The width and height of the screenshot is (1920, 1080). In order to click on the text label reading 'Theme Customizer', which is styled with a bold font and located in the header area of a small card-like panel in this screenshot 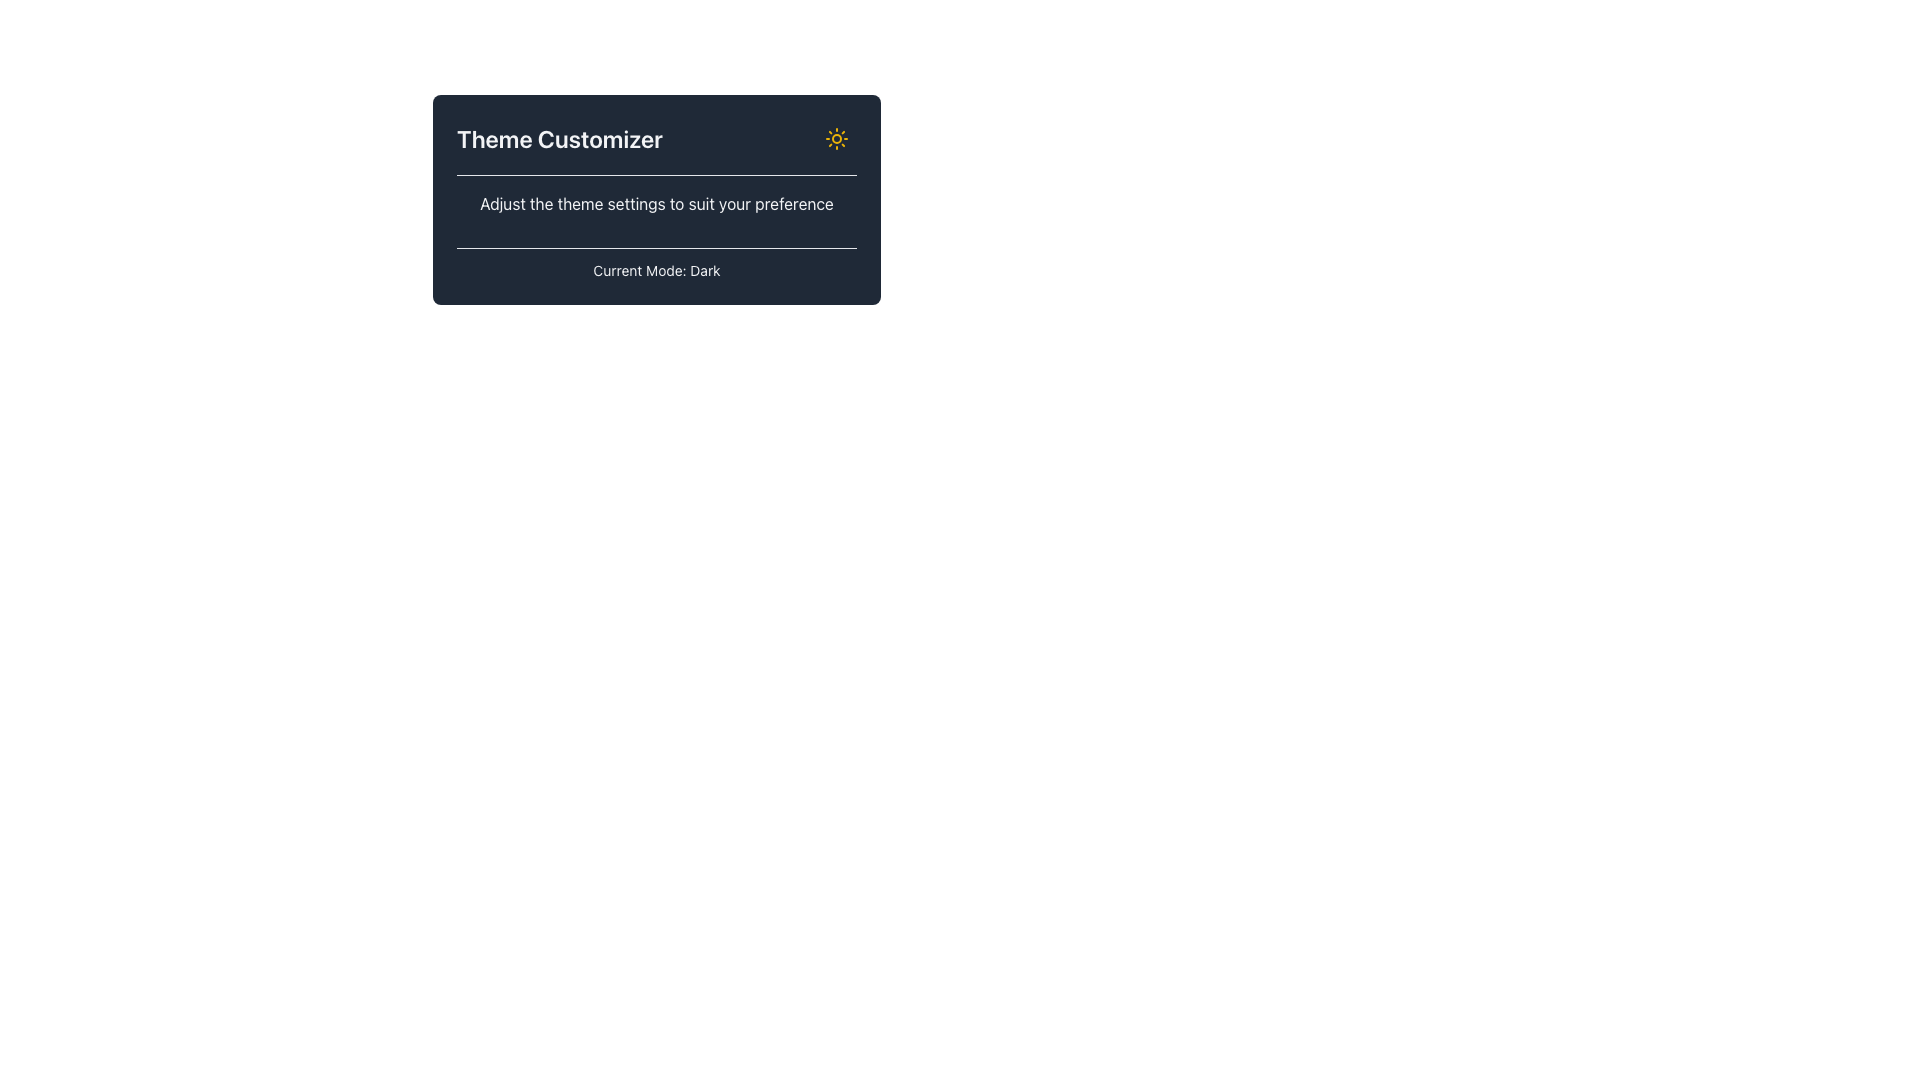, I will do `click(560, 137)`.